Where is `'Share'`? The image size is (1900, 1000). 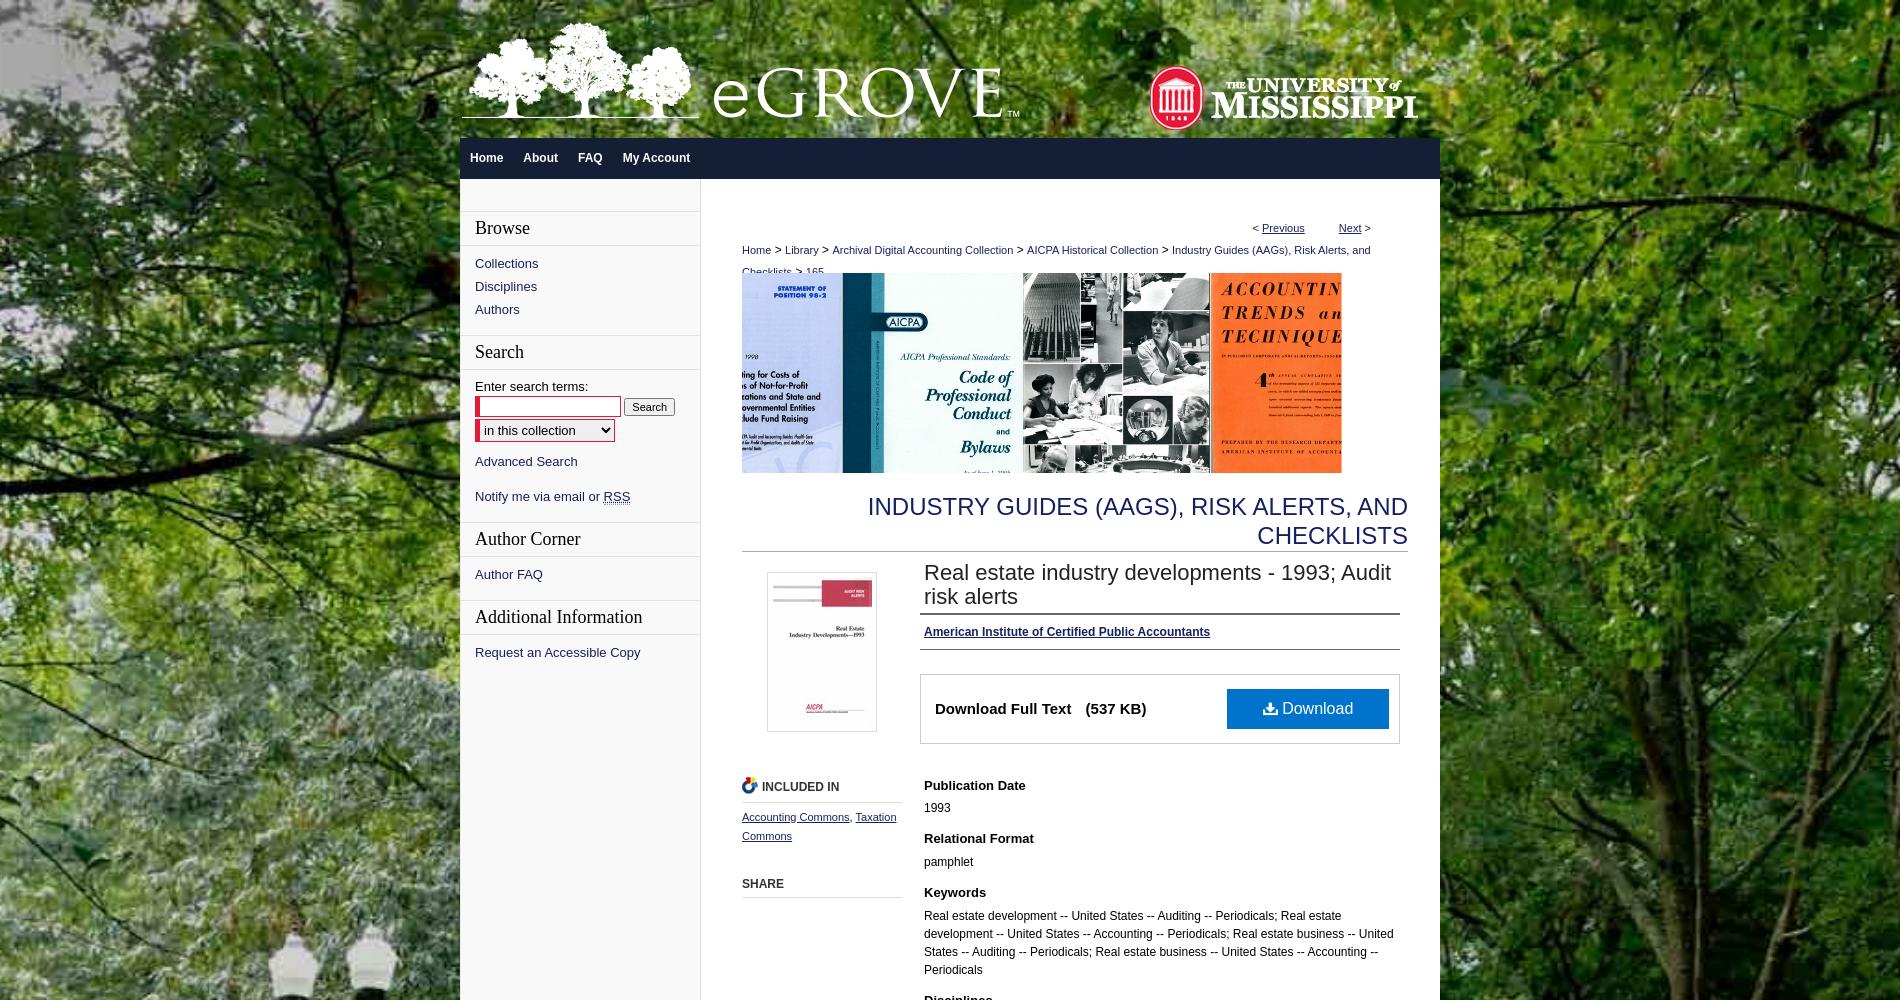 'Share' is located at coordinates (762, 884).